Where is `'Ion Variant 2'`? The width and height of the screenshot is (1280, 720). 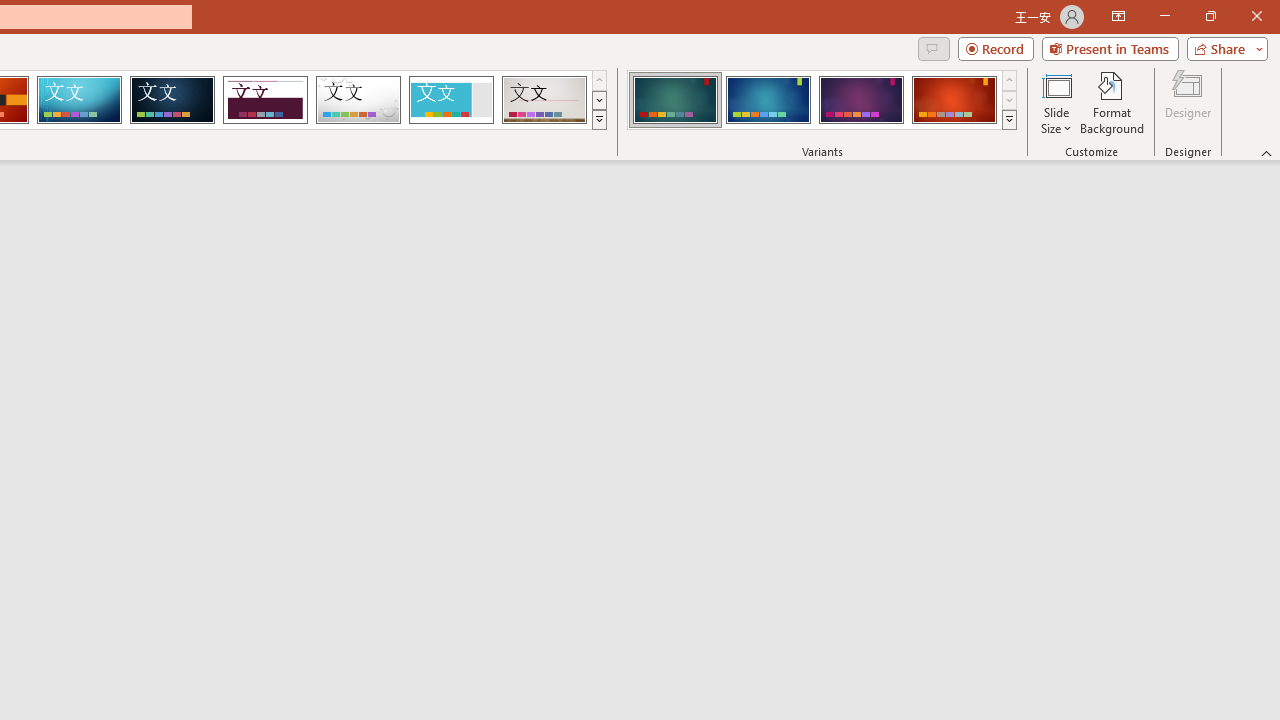 'Ion Variant 2' is located at coordinates (767, 100).